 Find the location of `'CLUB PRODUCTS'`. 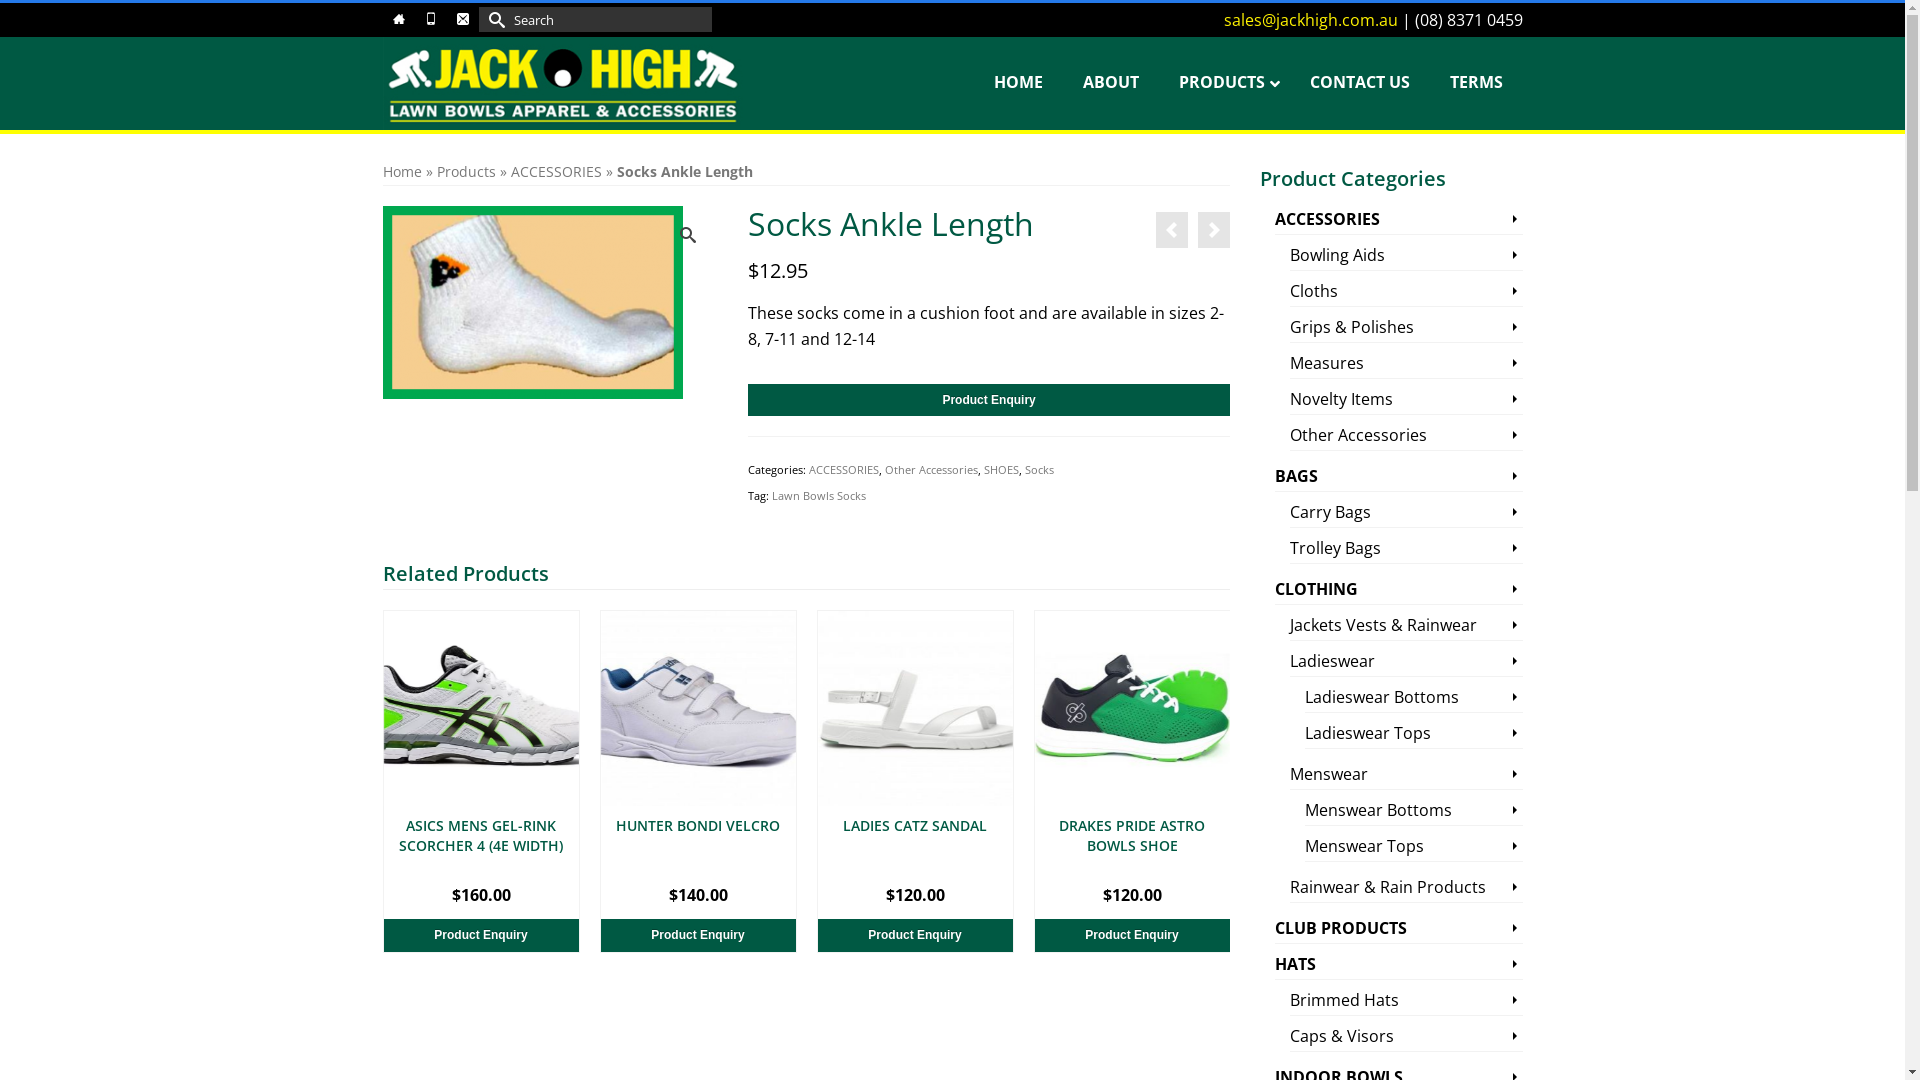

'CLUB PRODUCTS' is located at coordinates (1397, 928).